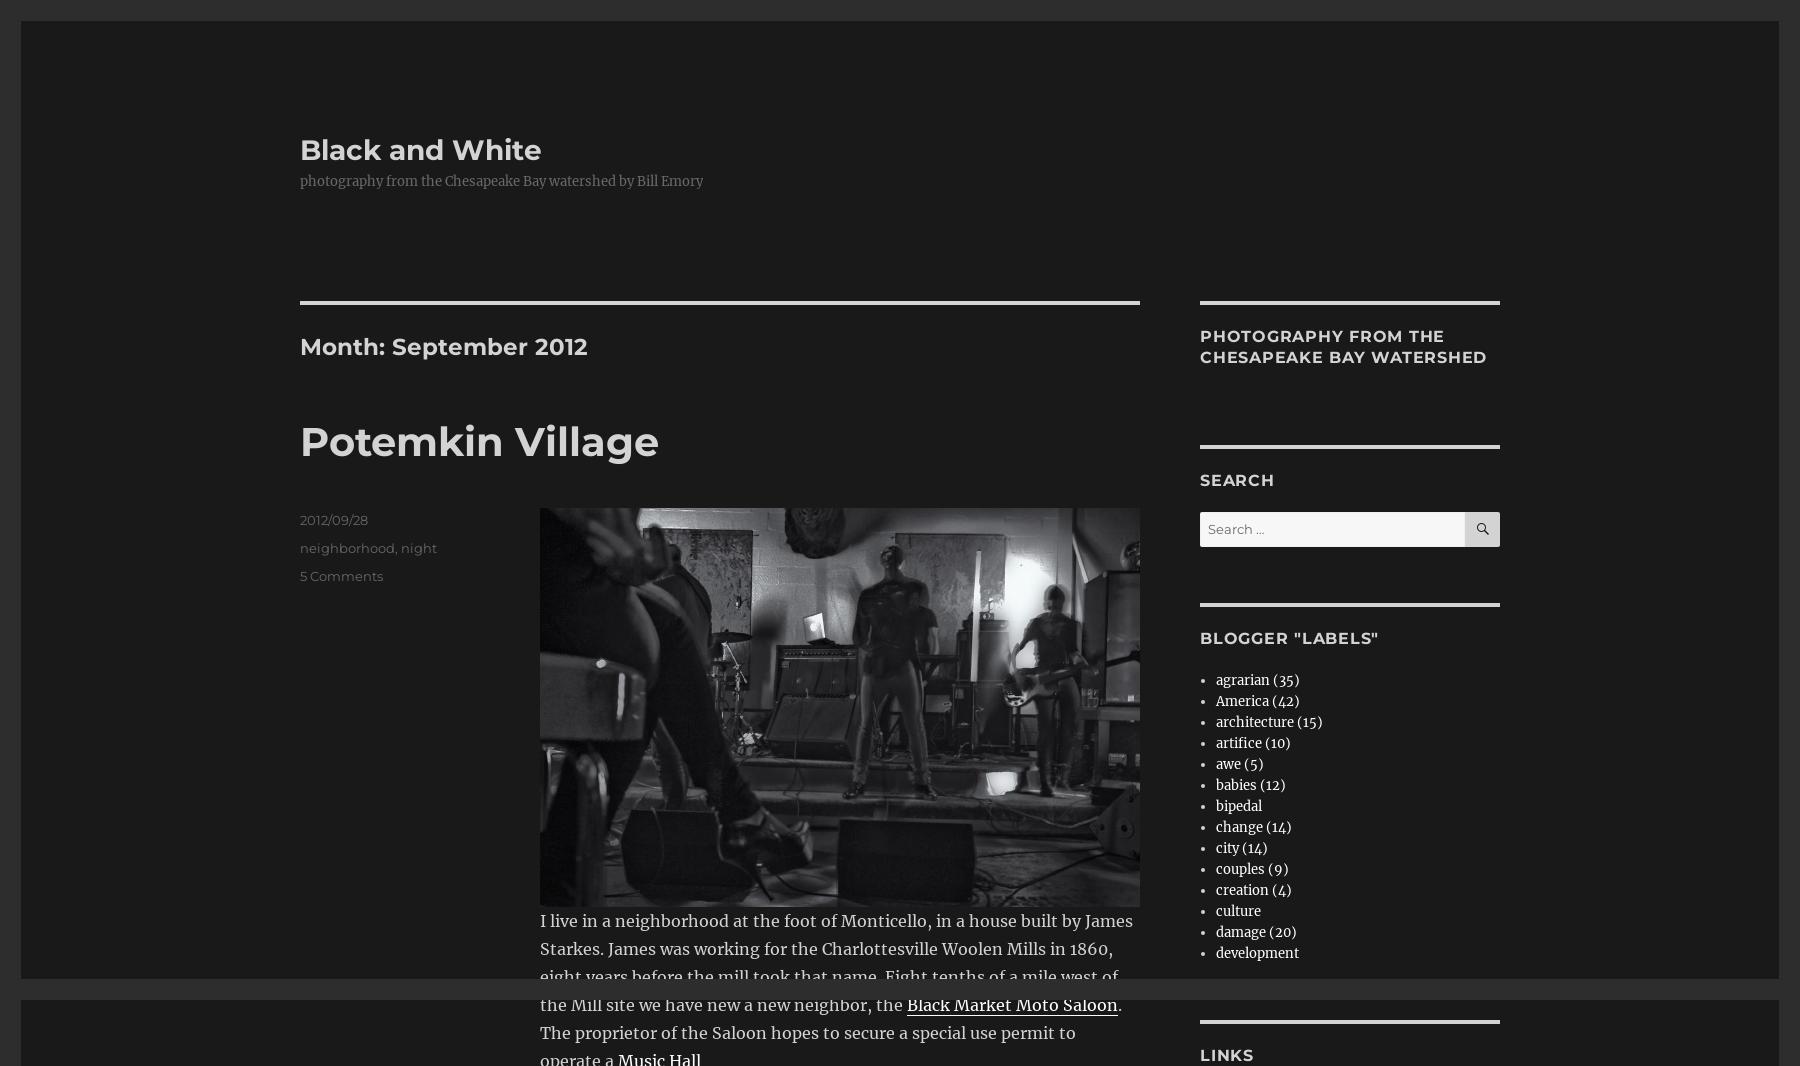  What do you see at coordinates (1199, 637) in the screenshot?
I see `'blogger "labels"'` at bounding box center [1199, 637].